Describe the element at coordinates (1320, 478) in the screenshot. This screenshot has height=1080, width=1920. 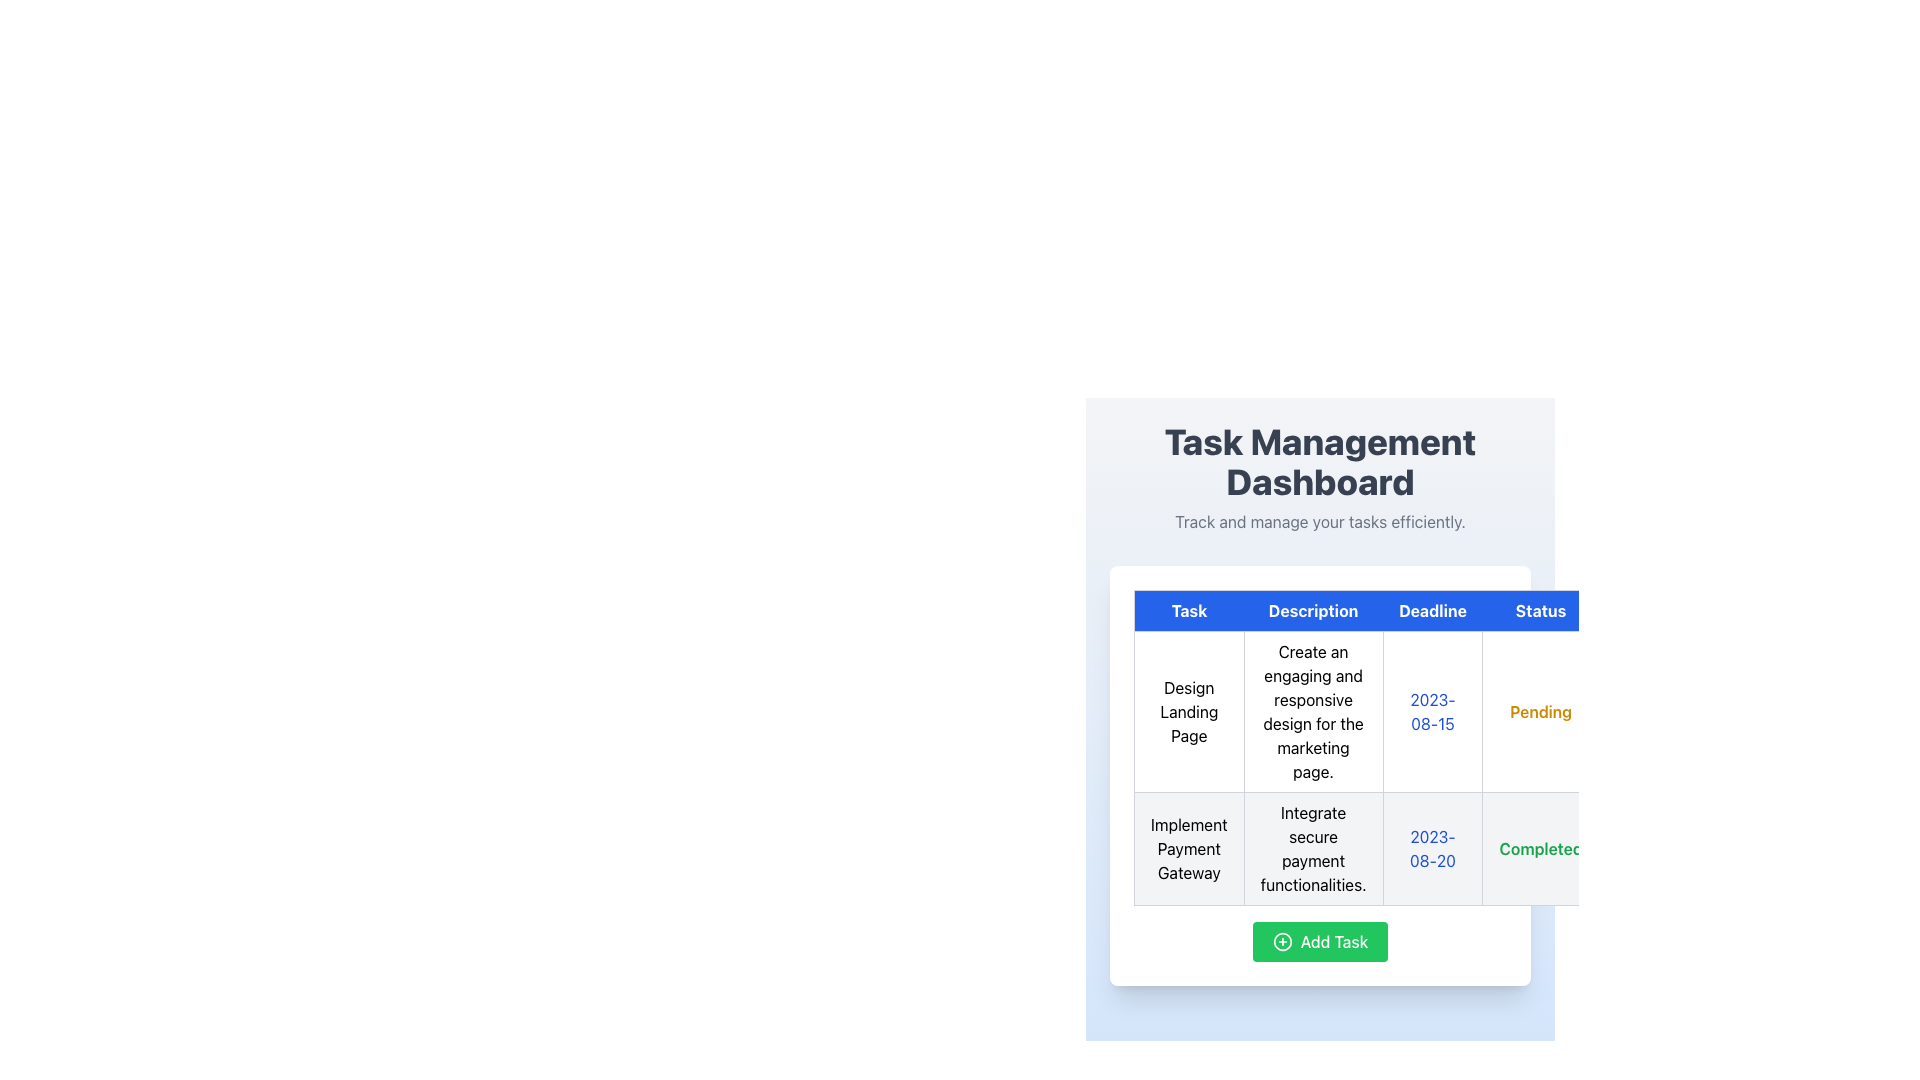
I see `the Text block displaying 'Task Management Dashboard' and its subheading 'Track and manage your tasks efficiently.'` at that location.